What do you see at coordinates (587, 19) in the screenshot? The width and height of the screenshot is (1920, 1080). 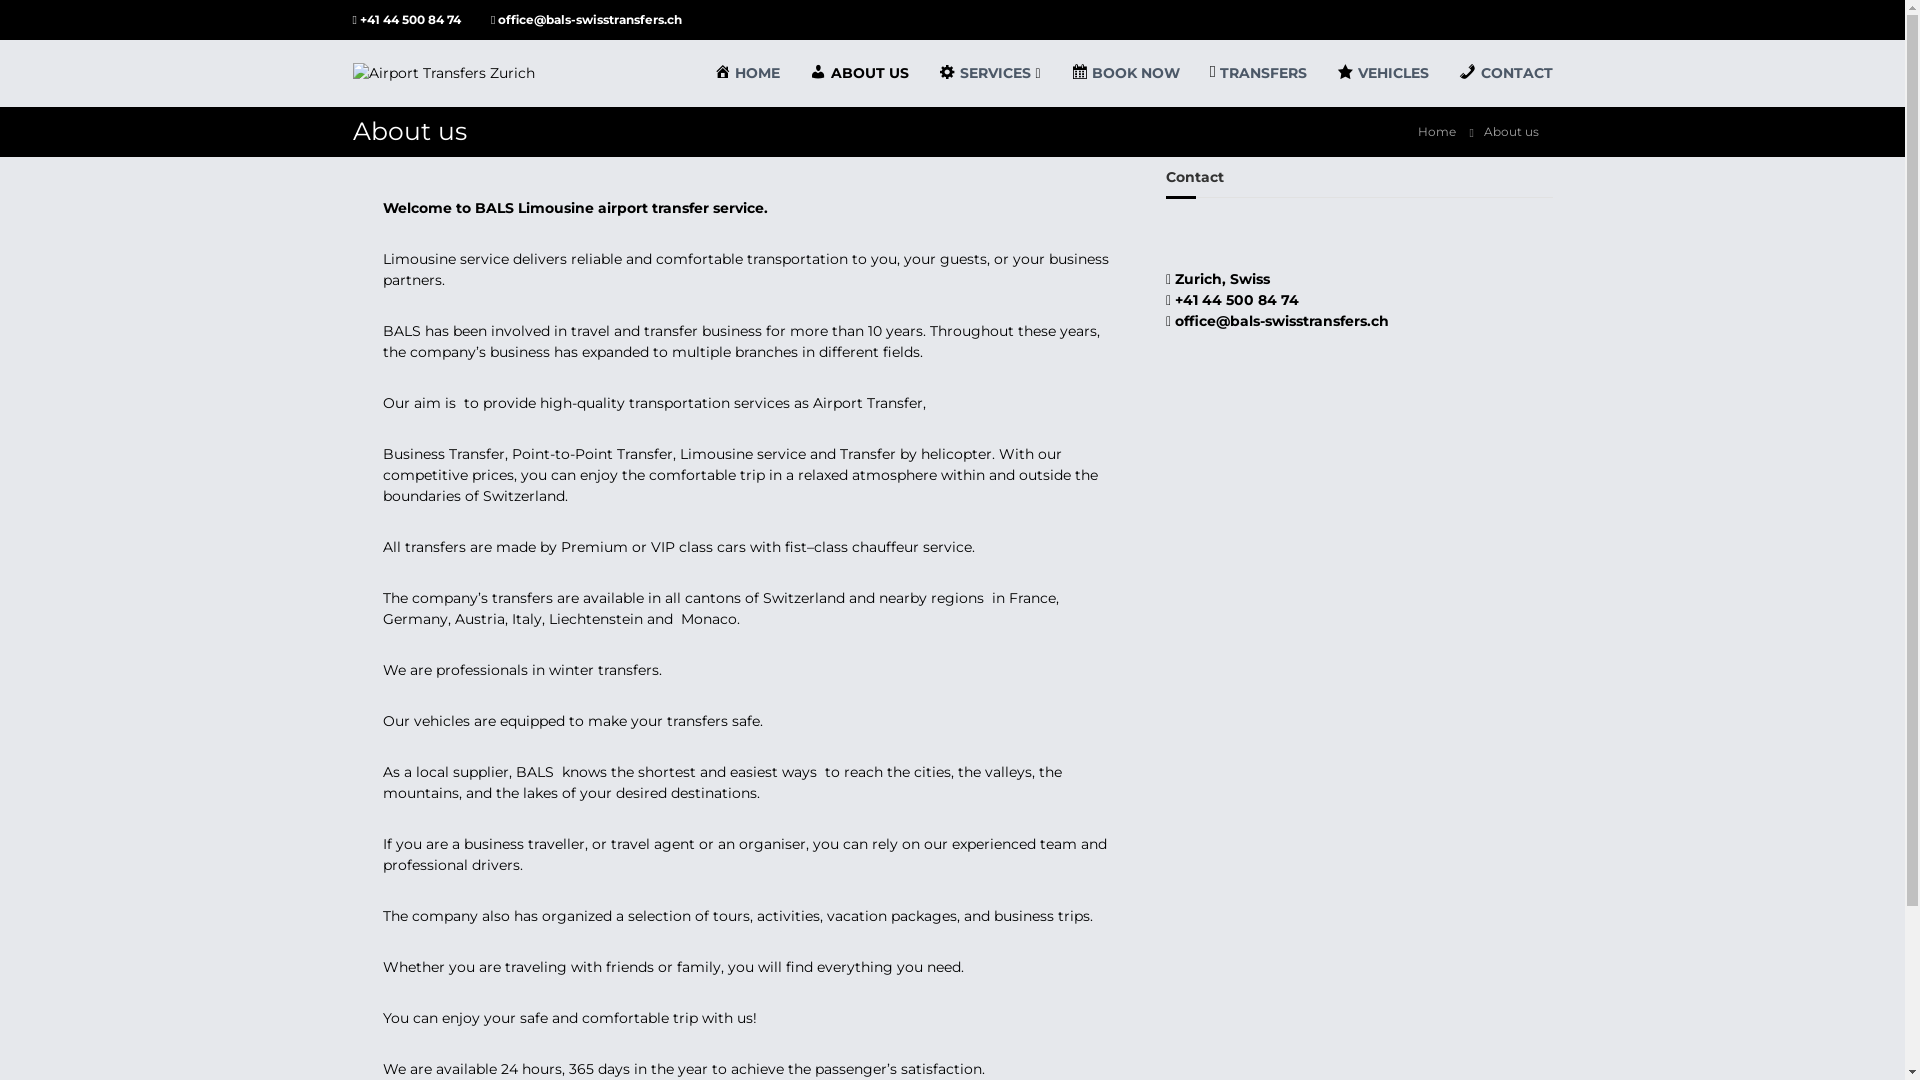 I see `' office@bals-swisstransfers.ch'` at bounding box center [587, 19].